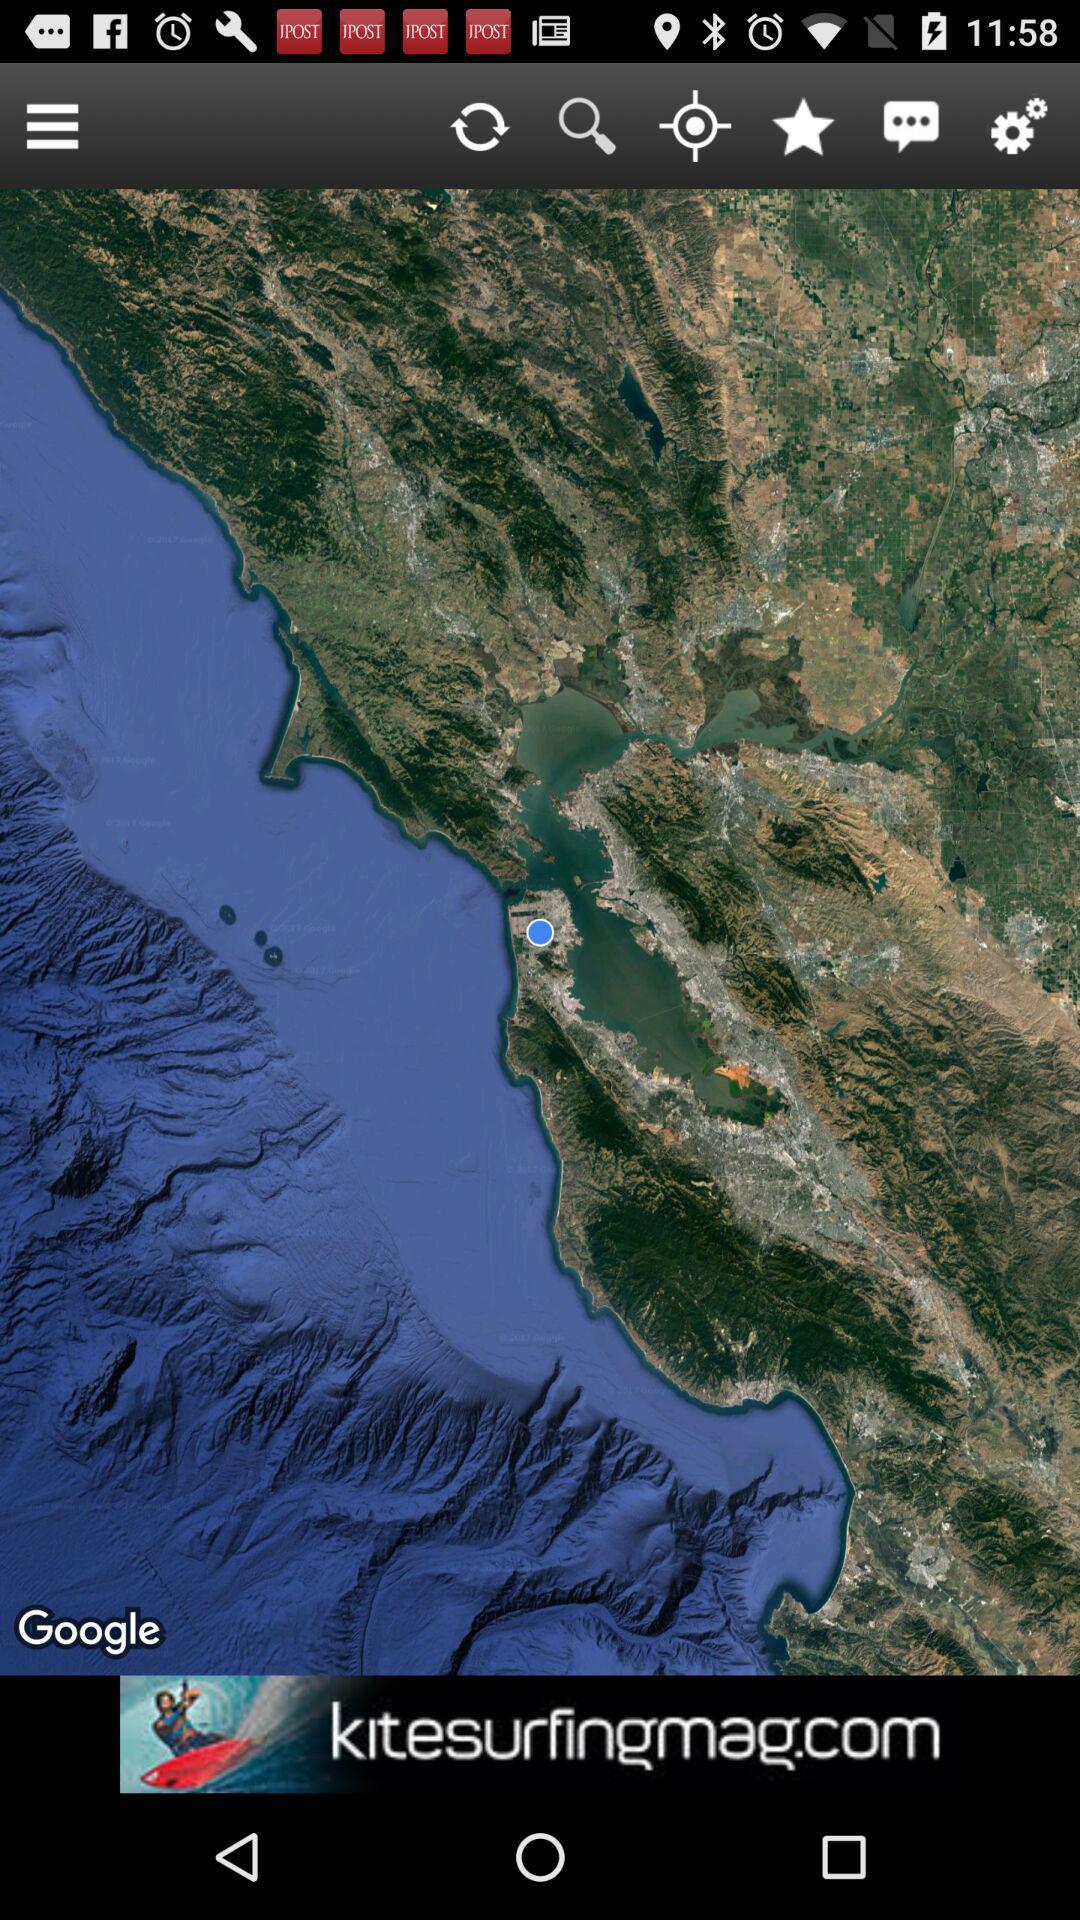 The width and height of the screenshot is (1080, 1920). What do you see at coordinates (51, 124) in the screenshot?
I see `the item at the top left corner` at bounding box center [51, 124].